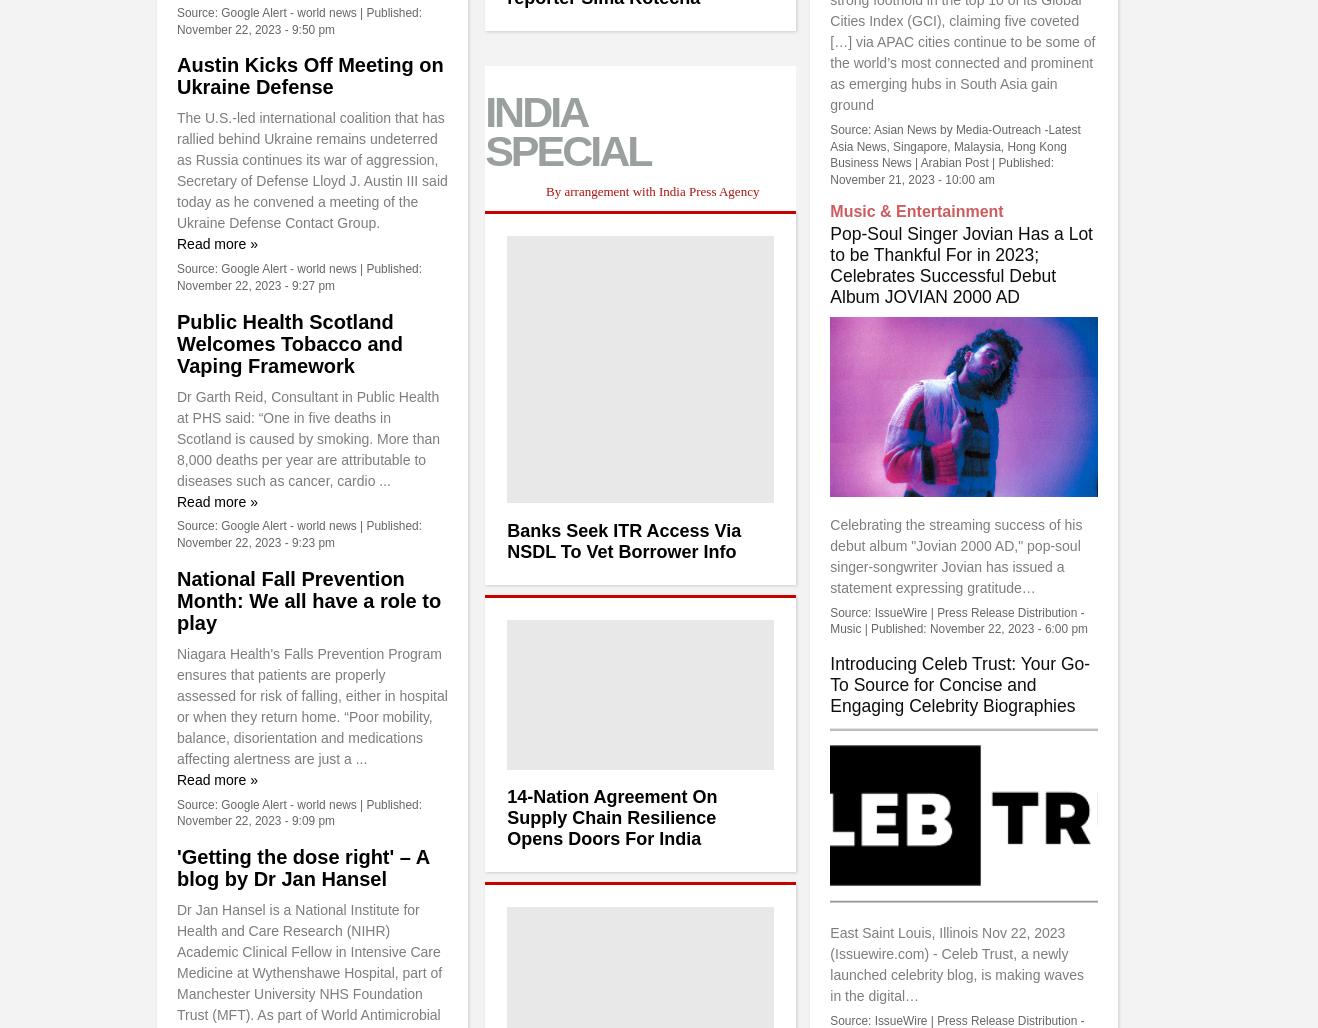 The image size is (1318, 1028). Describe the element at coordinates (955, 964) in the screenshot. I see `'East Saint Louis, Illinois Nov 22, 2023 (Issuewire.com) - Celeb Trust, a newly launched celebrity blog, is making waves in the digital…'` at that location.